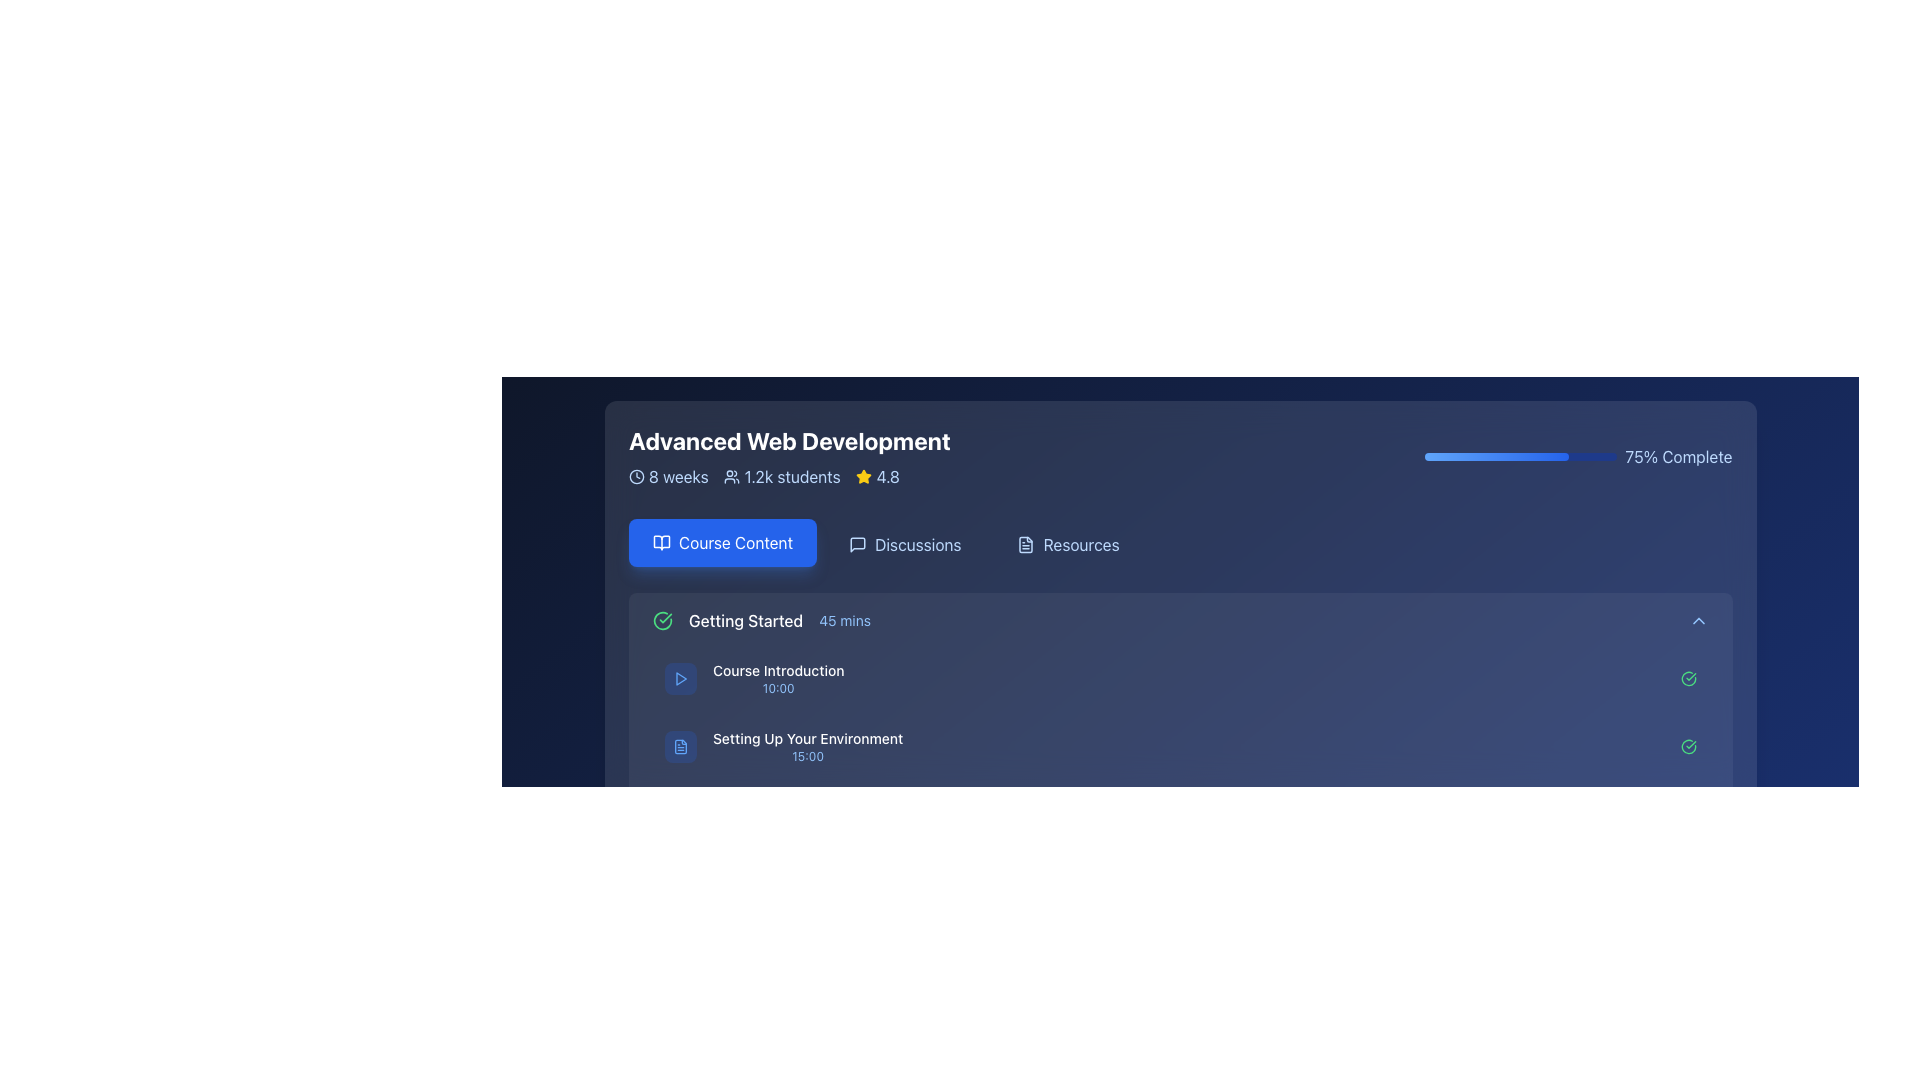 The image size is (1920, 1080). What do you see at coordinates (753, 677) in the screenshot?
I see `the first clickable course module entry located` at bounding box center [753, 677].